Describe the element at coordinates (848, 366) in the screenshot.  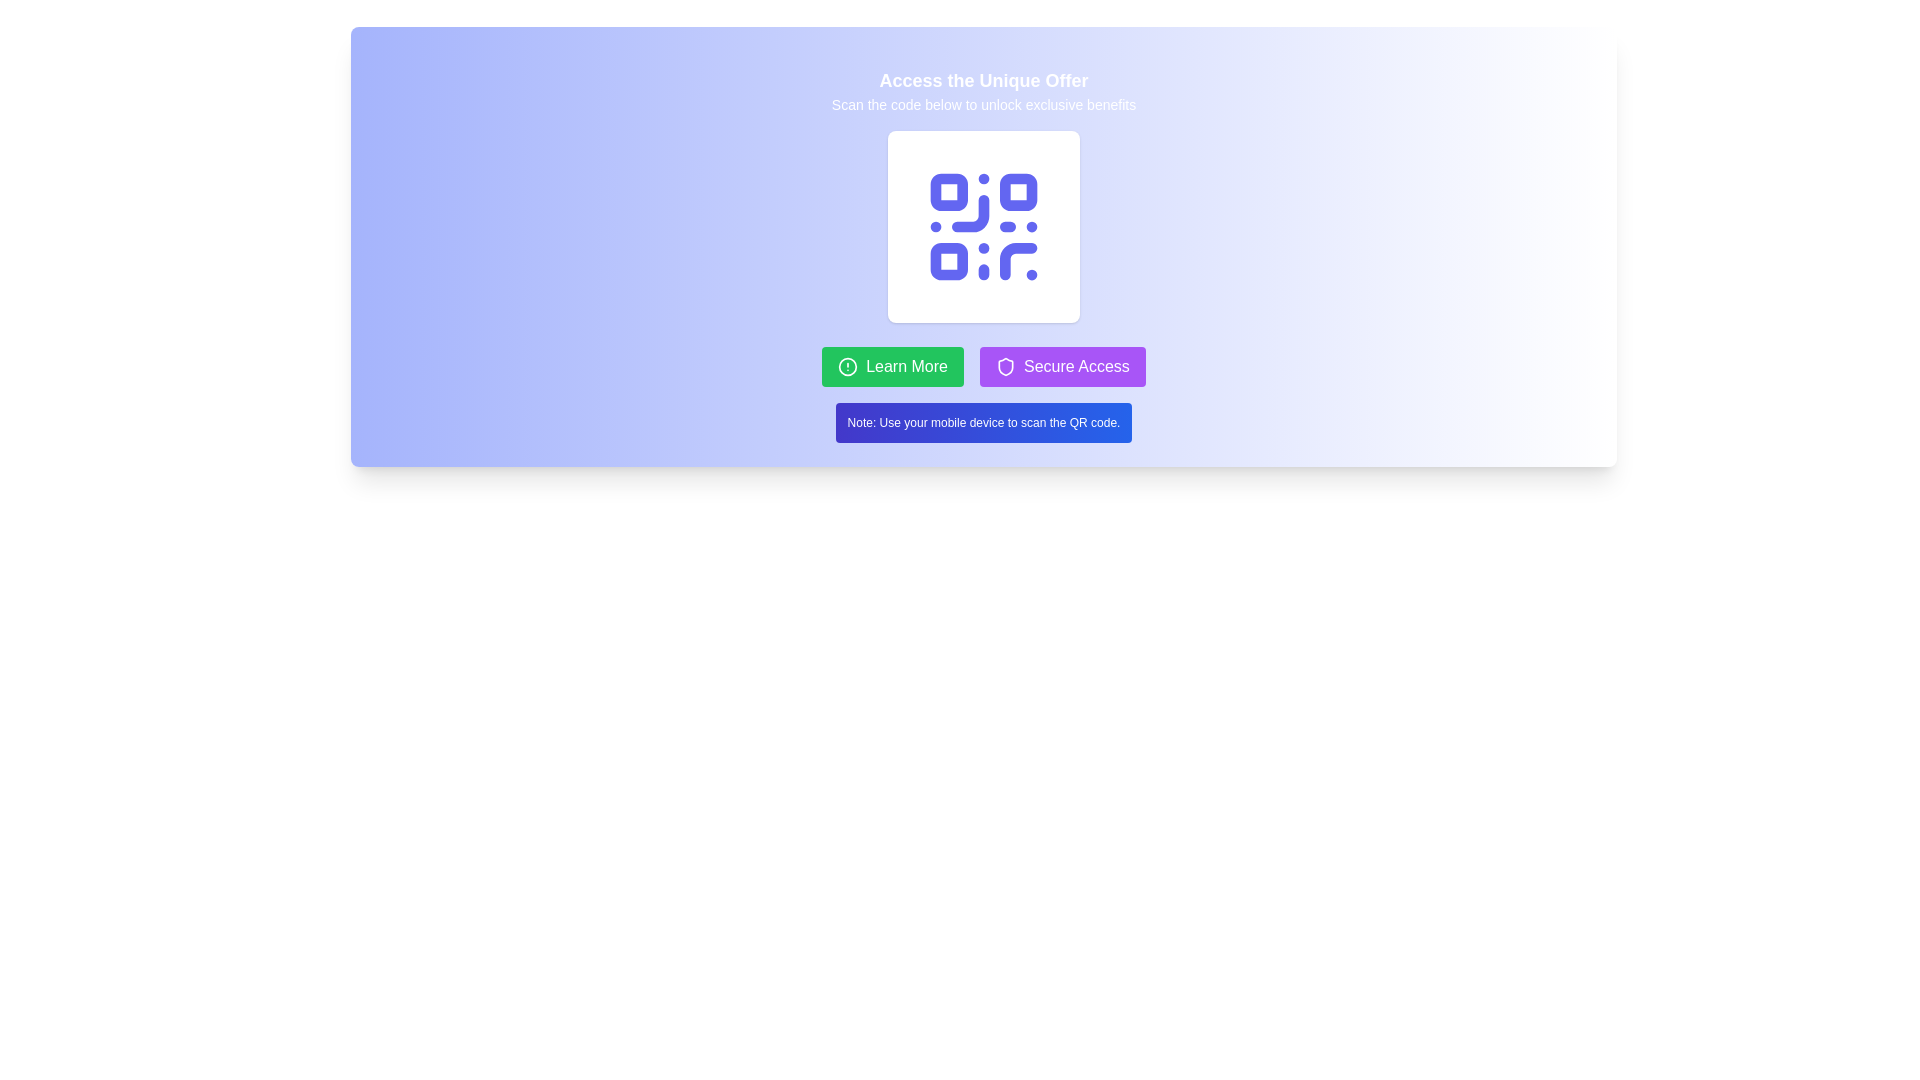
I see `the circular icon with a centered exclamation mark on a green background, located to the left of the 'Learn More' button` at that location.